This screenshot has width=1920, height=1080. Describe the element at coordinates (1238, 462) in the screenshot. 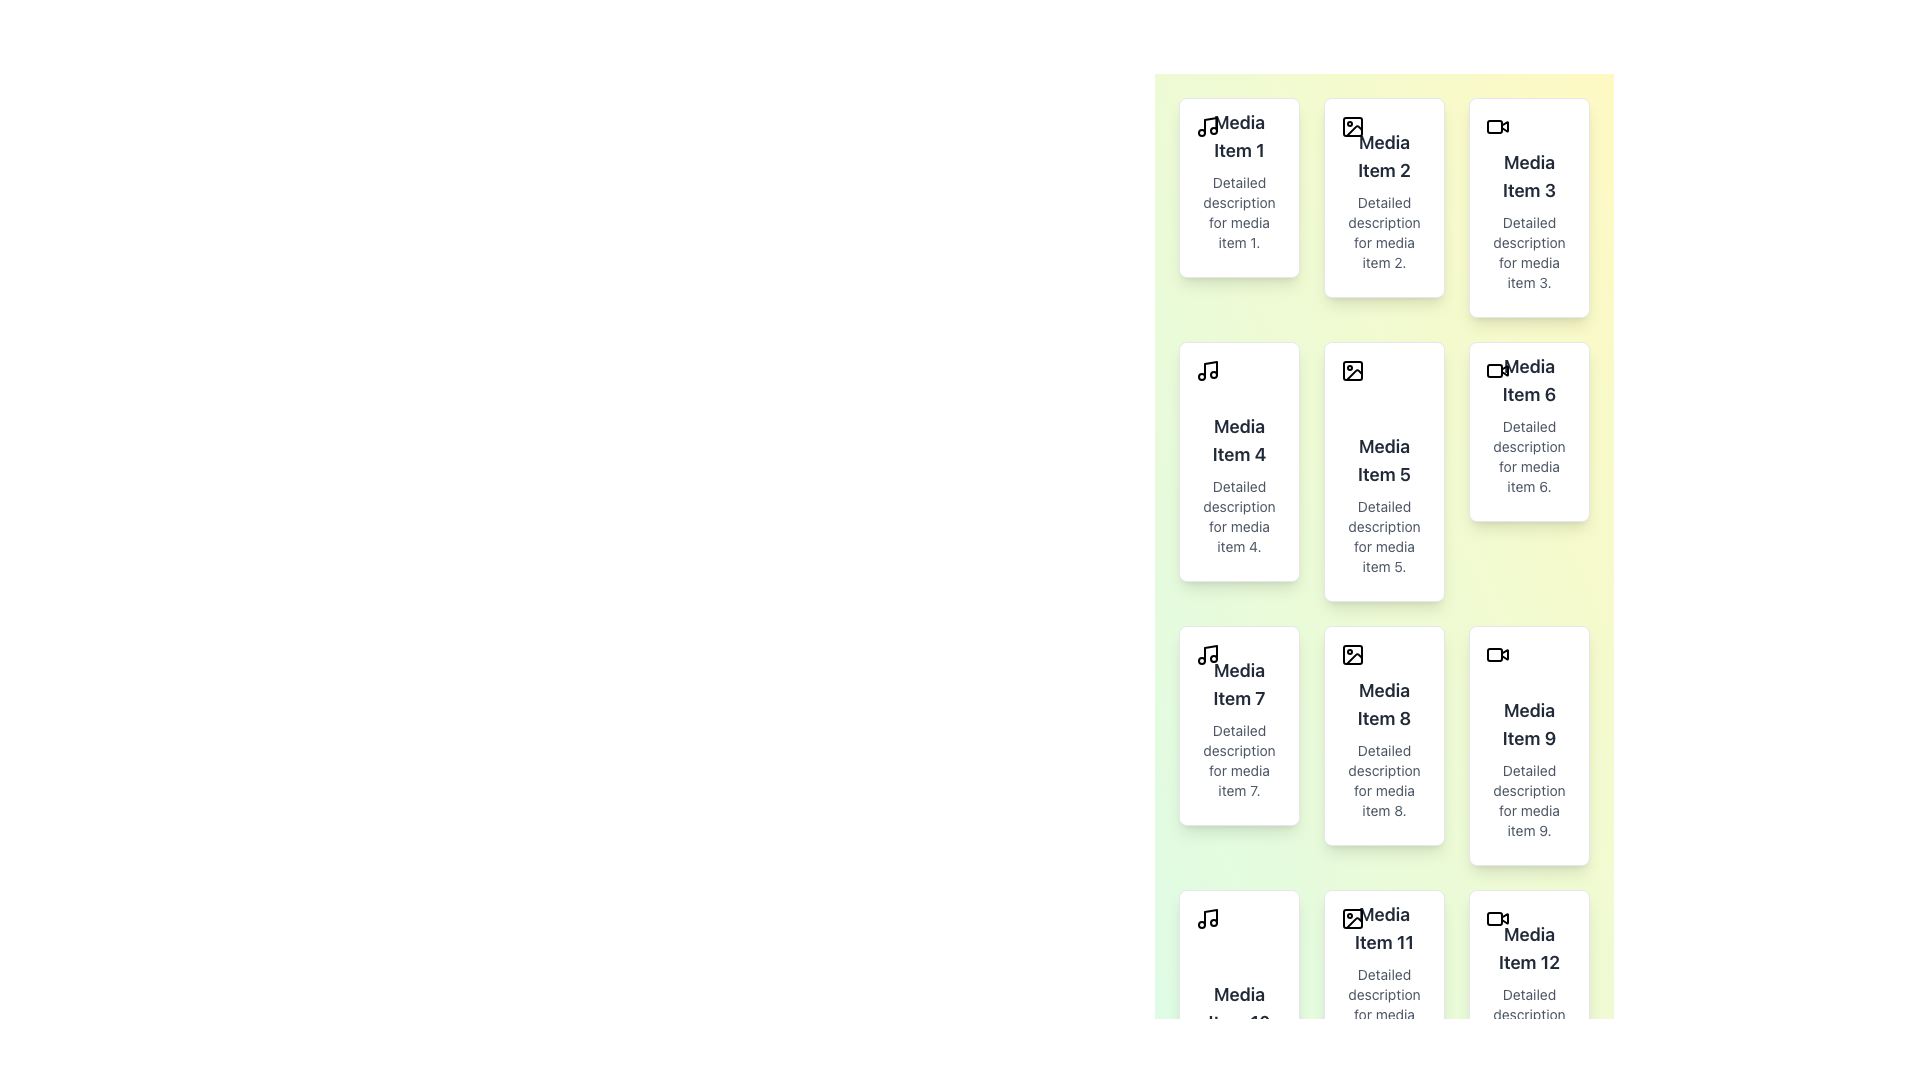

I see `the content of the media item card located in the second column of the second row, which is the fourth card in the grid layout` at that location.